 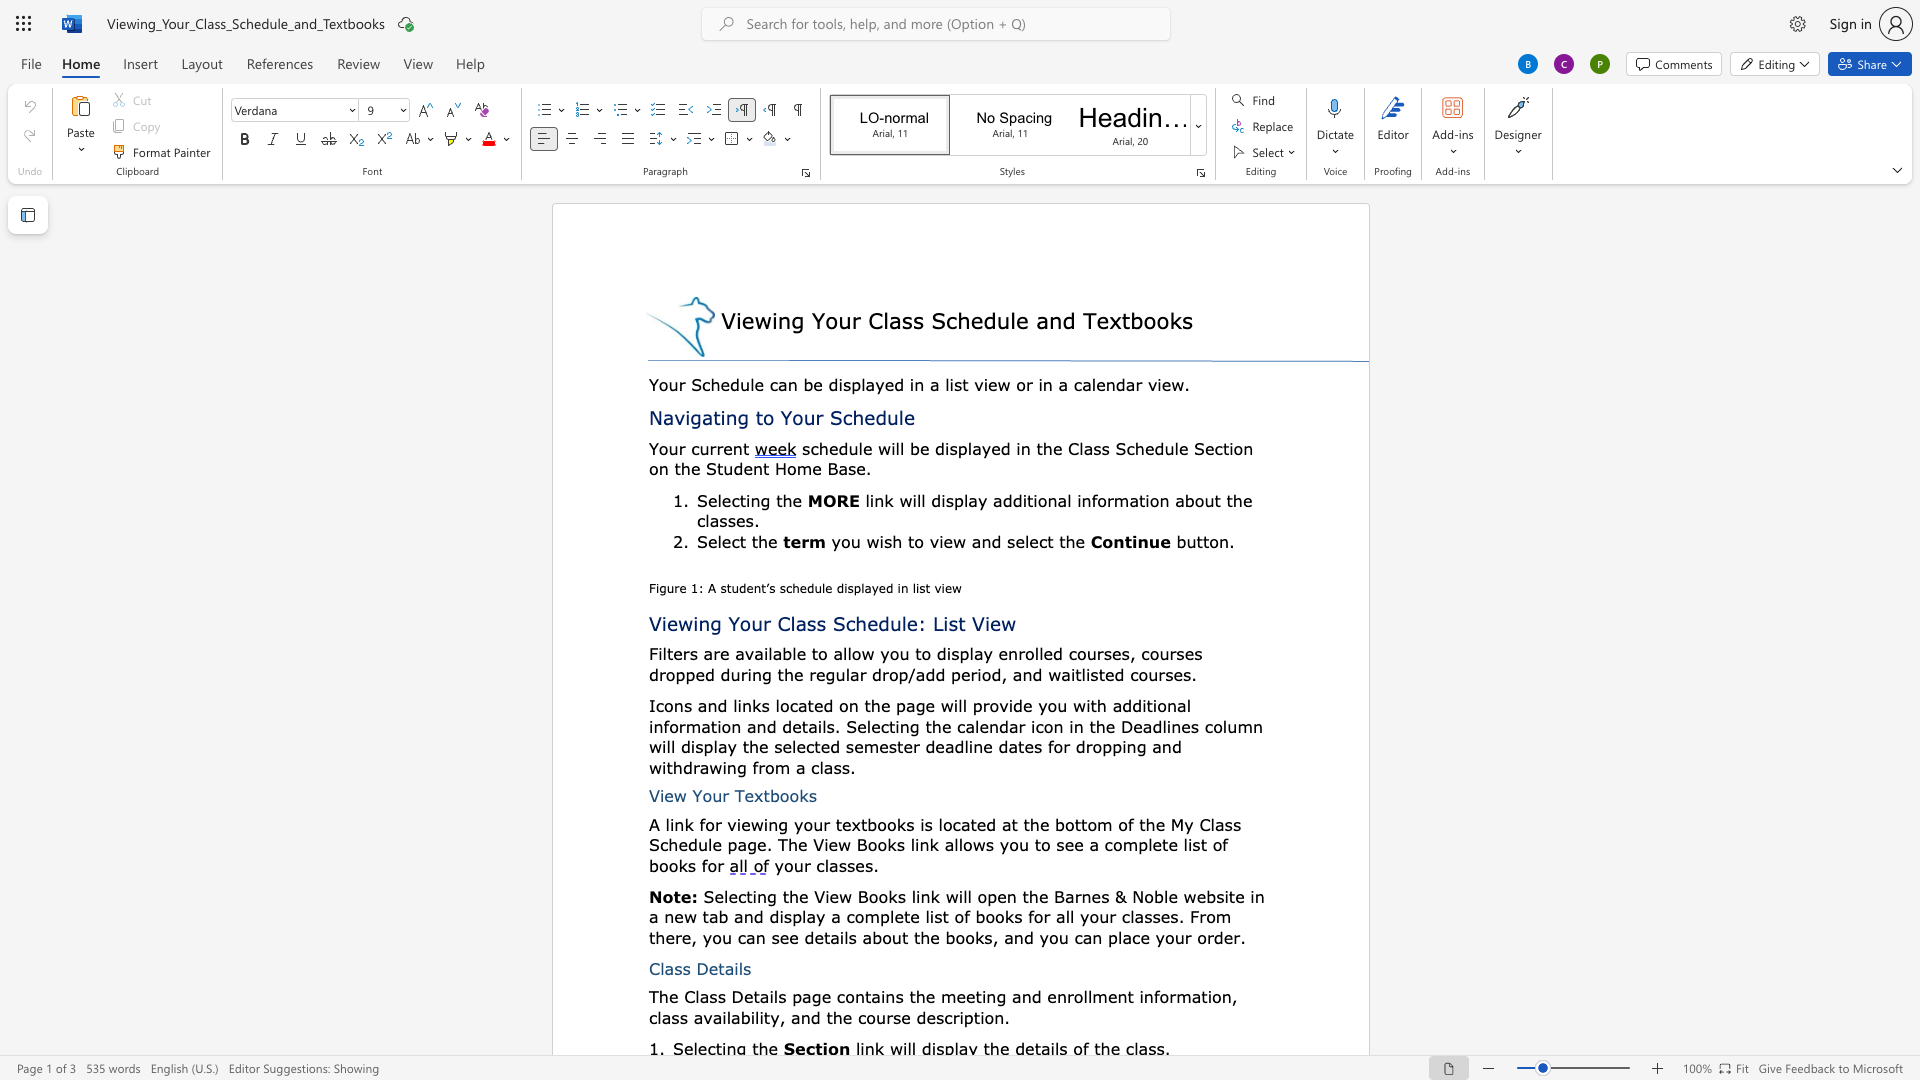 What do you see at coordinates (1171, 704) in the screenshot?
I see `the 1th character "n" in the text` at bounding box center [1171, 704].